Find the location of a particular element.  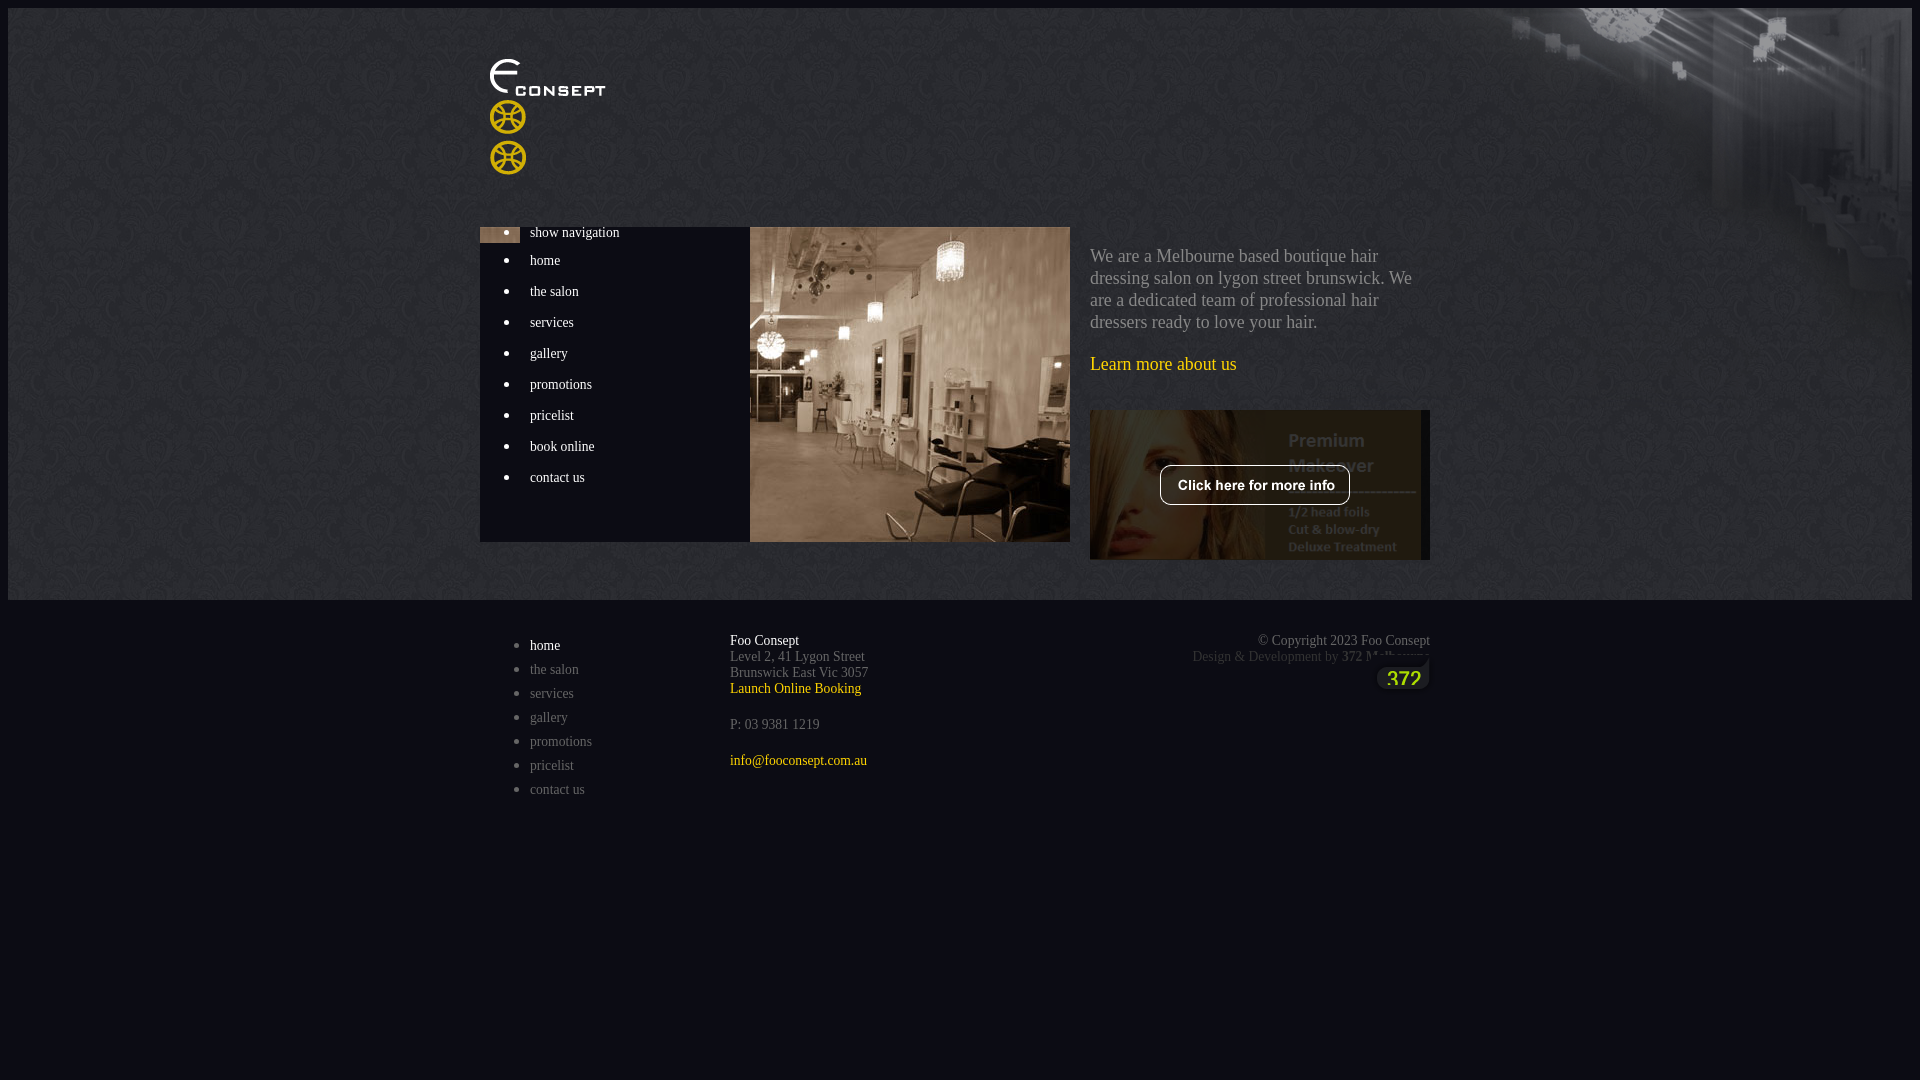

'contact us' is located at coordinates (557, 788).